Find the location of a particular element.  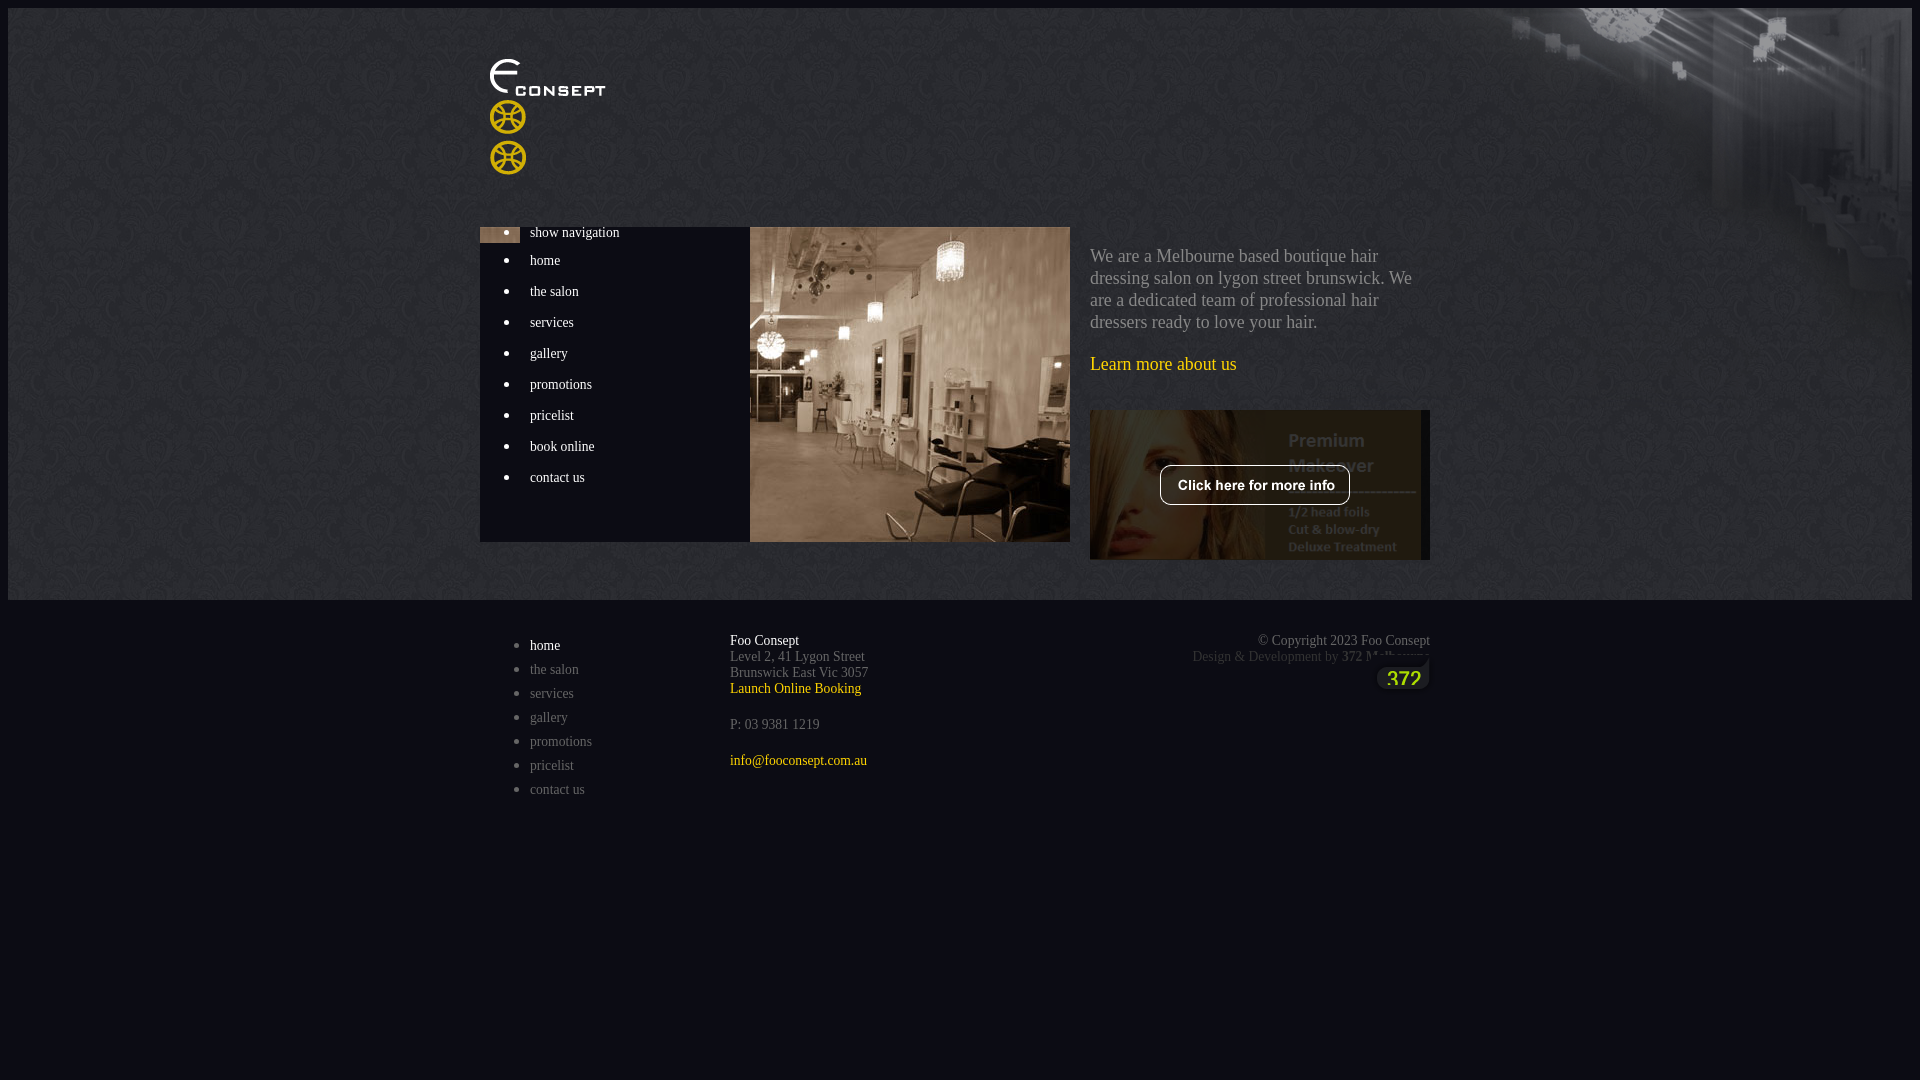

'contact us' is located at coordinates (557, 788).